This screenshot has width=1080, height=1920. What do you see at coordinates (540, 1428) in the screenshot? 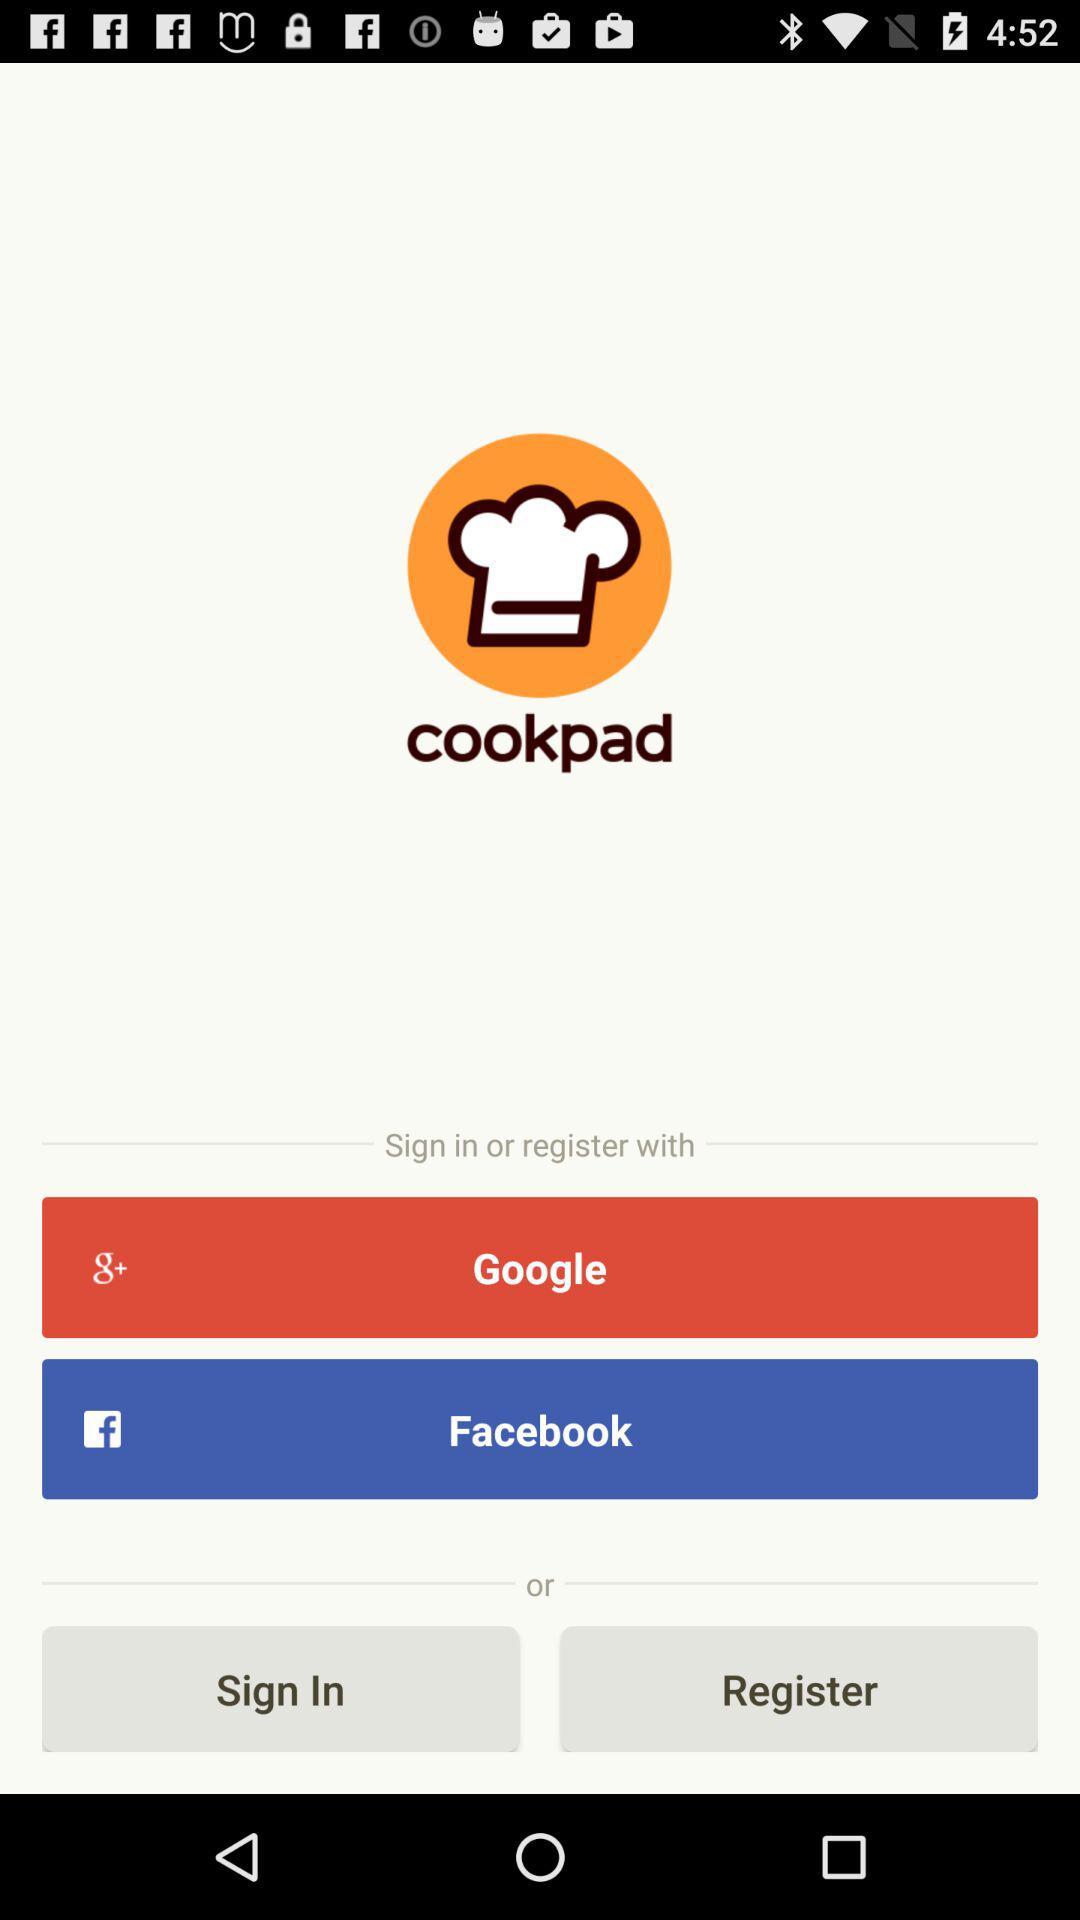
I see `item below google item` at bounding box center [540, 1428].